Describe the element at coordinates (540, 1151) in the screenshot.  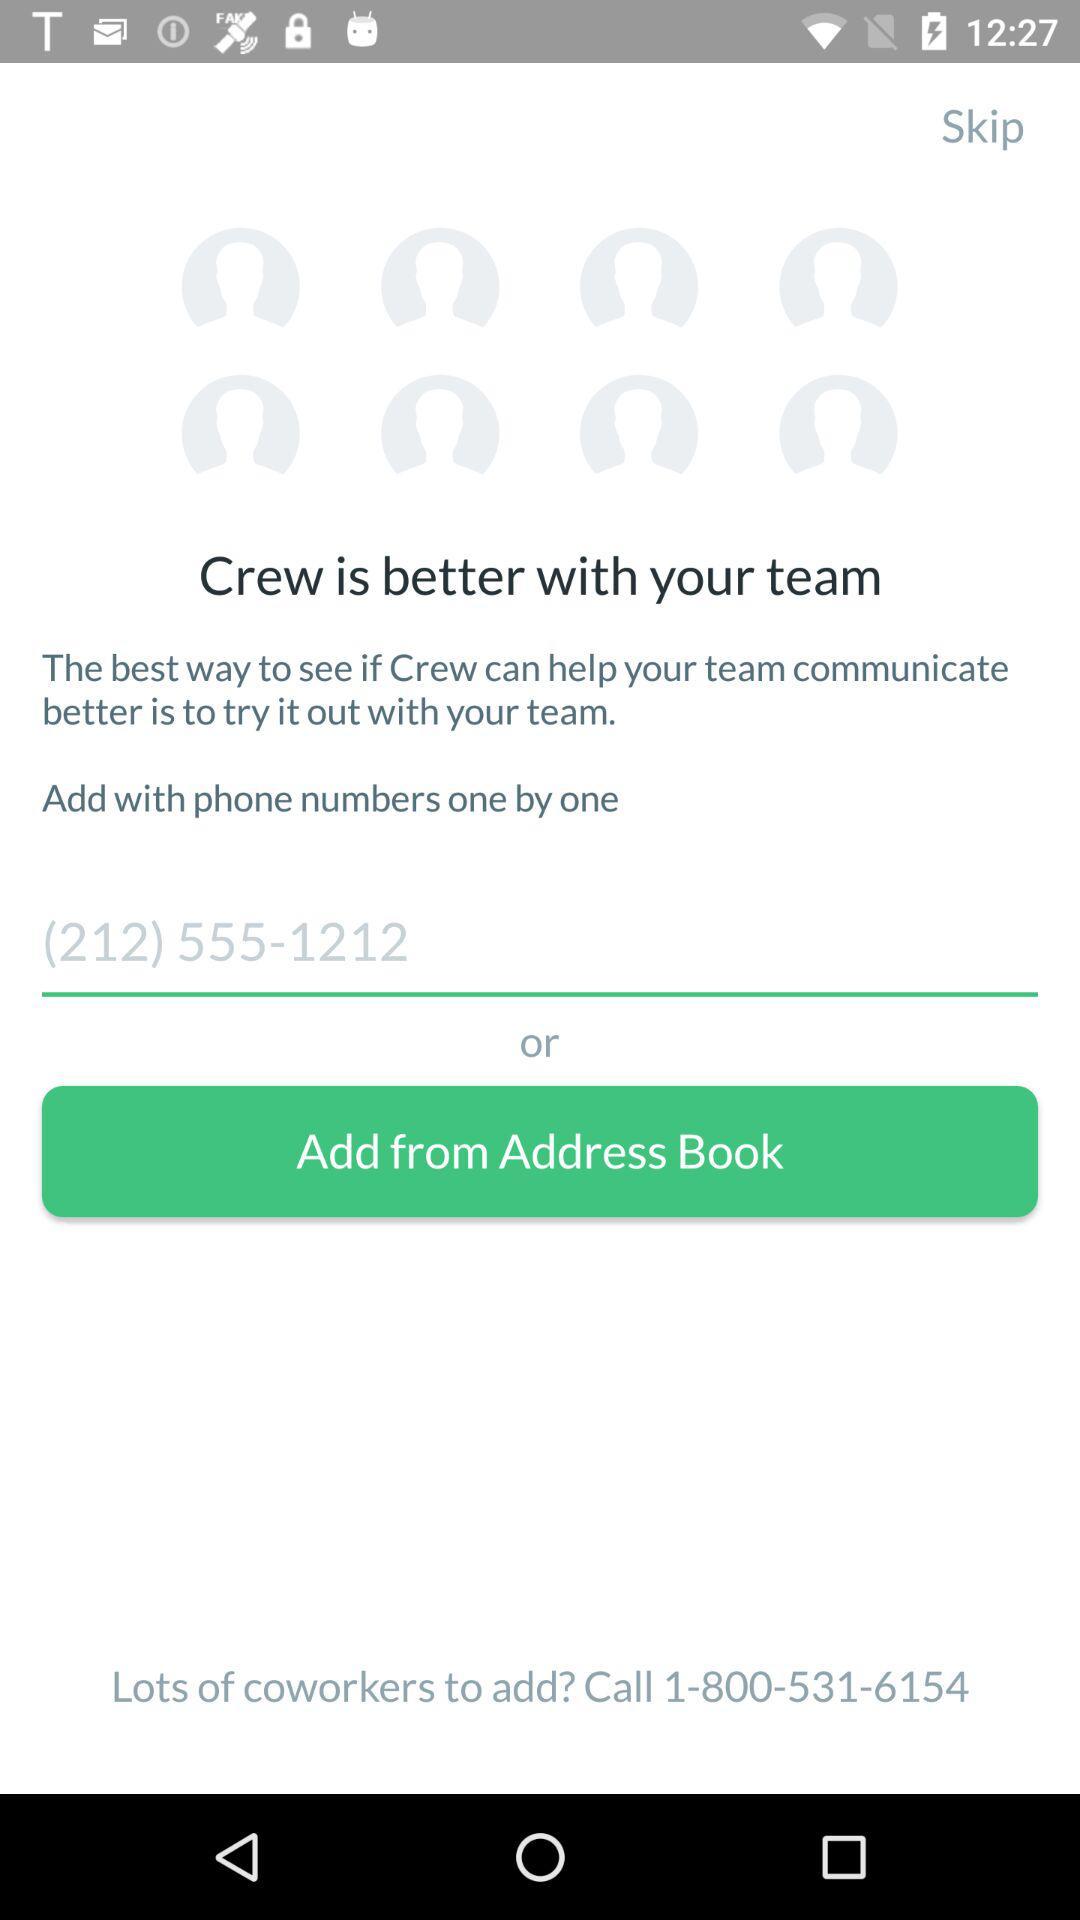
I see `add from address` at that location.